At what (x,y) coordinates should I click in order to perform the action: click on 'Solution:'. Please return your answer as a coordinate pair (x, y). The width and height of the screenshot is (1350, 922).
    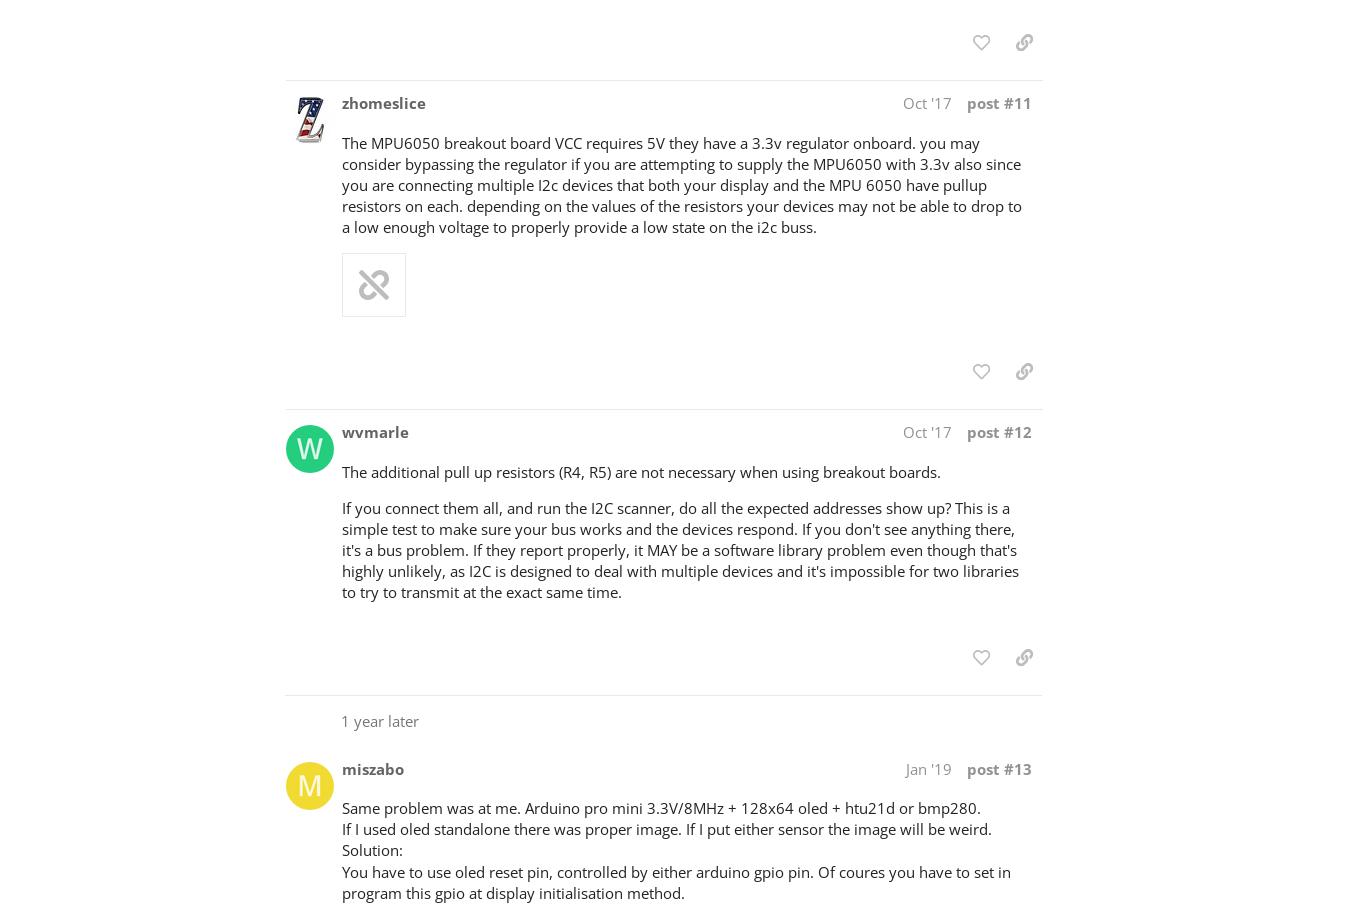
    Looking at the image, I should click on (341, 848).